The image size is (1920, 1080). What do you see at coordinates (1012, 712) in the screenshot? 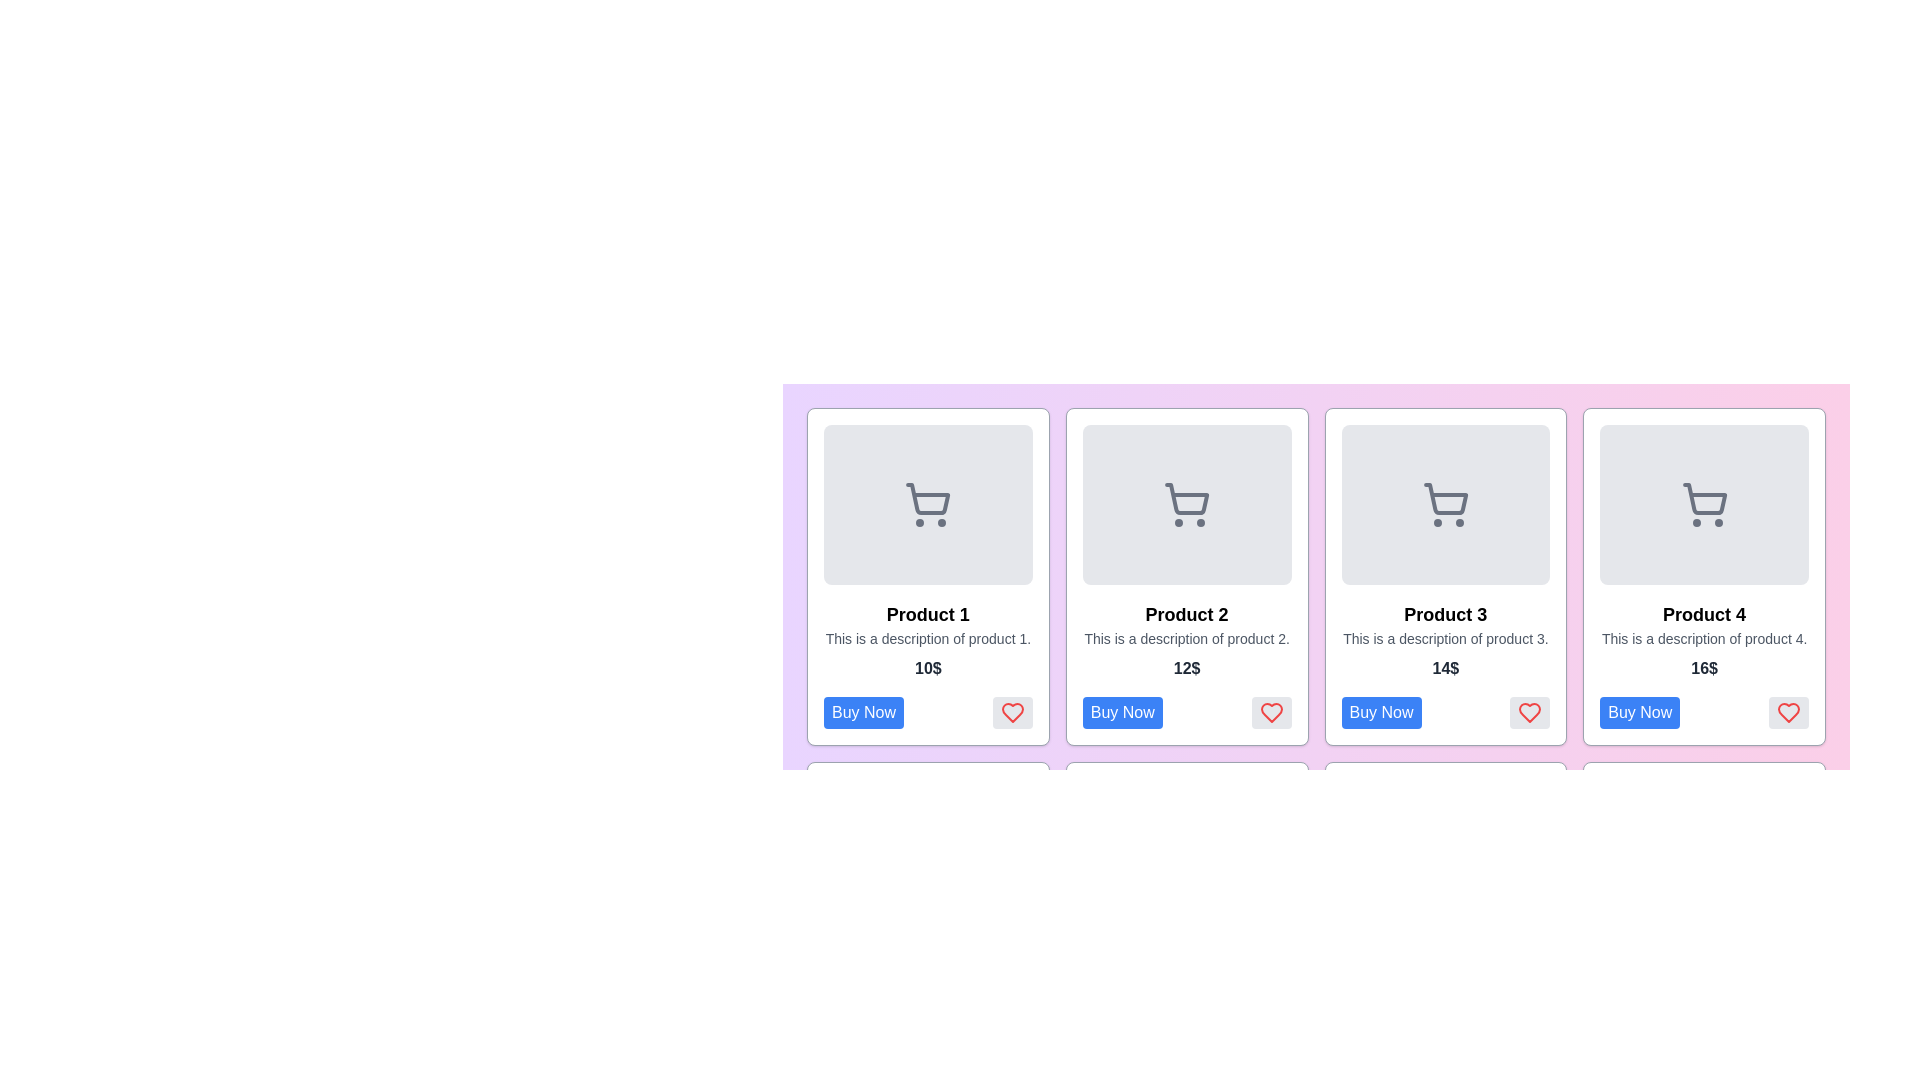
I see `the gray button with a red heart icon located at the bottom-right corner of the 'Product 1' card for extended interaction` at bounding box center [1012, 712].